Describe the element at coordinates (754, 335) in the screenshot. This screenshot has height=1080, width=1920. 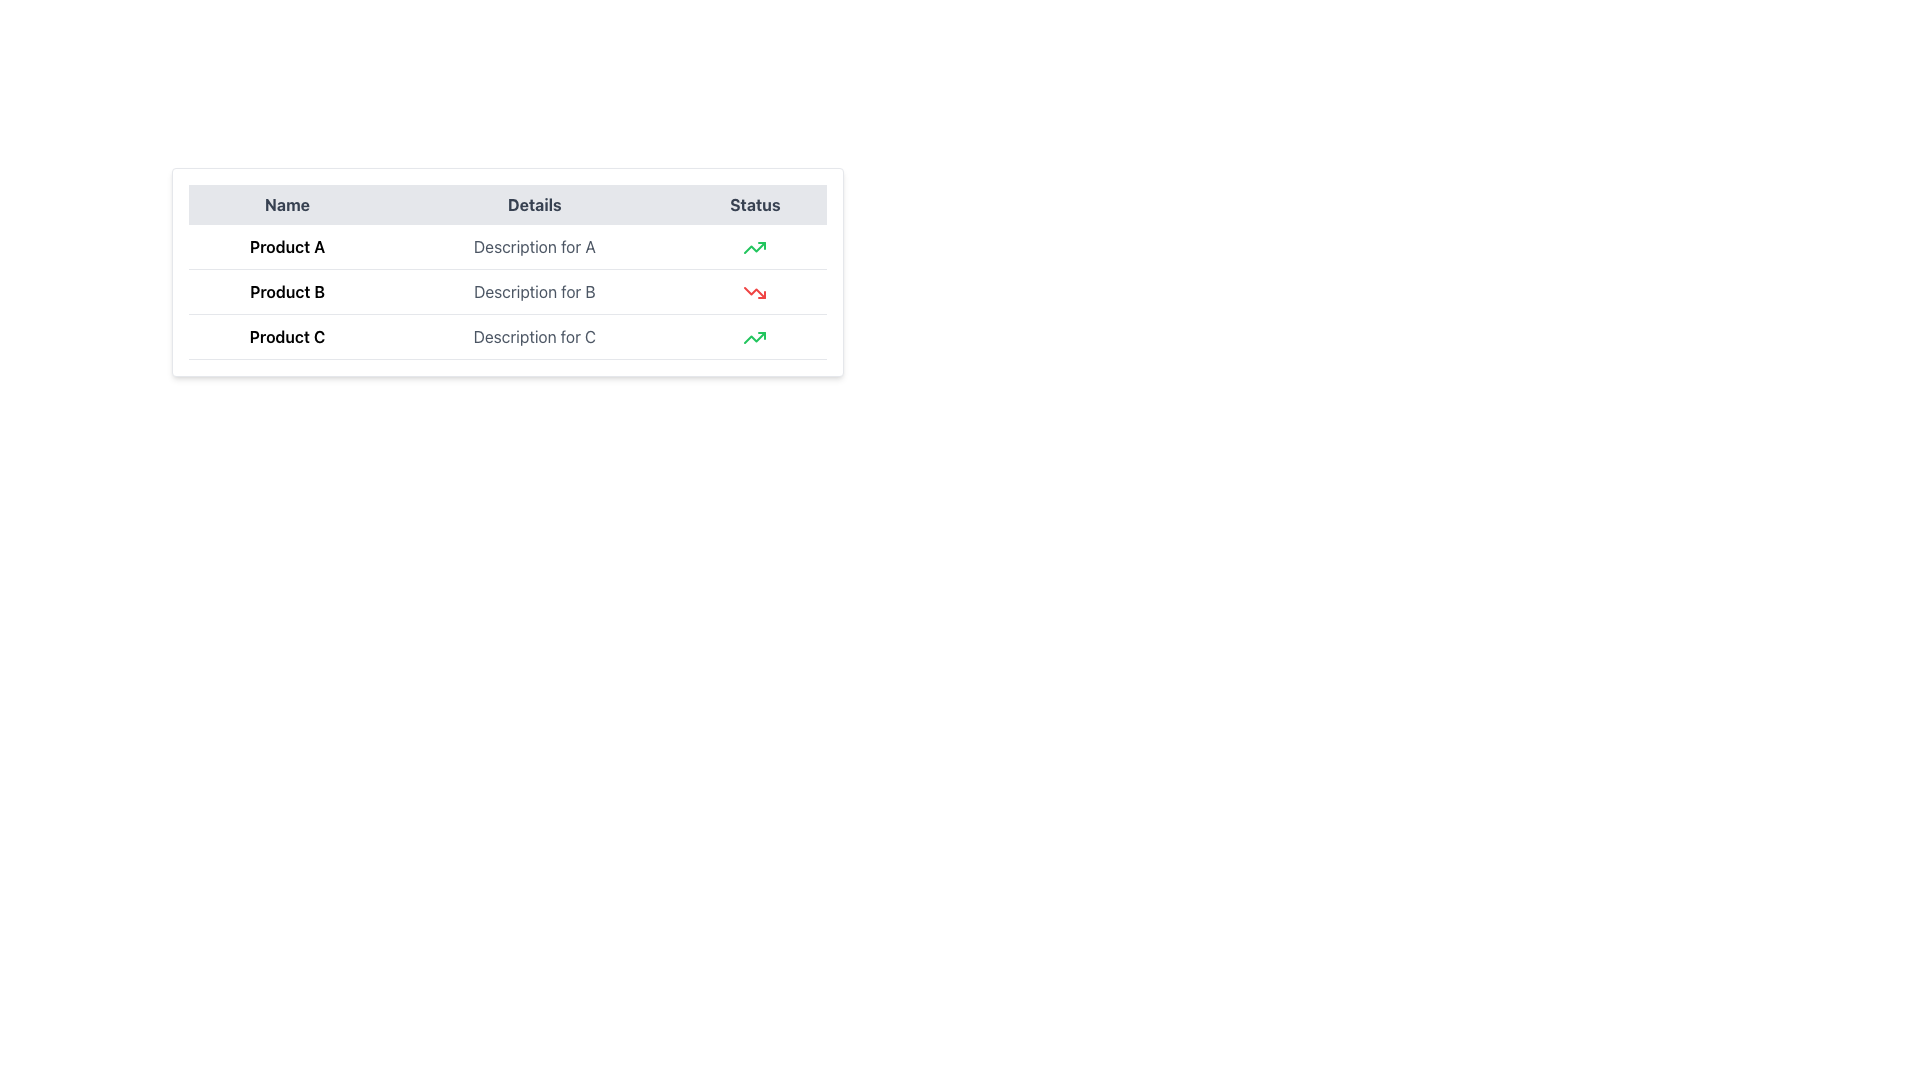
I see `the green upward arrow icon representing the trend for 'Product C' located in the 'Status' column of its corresponding row` at that location.